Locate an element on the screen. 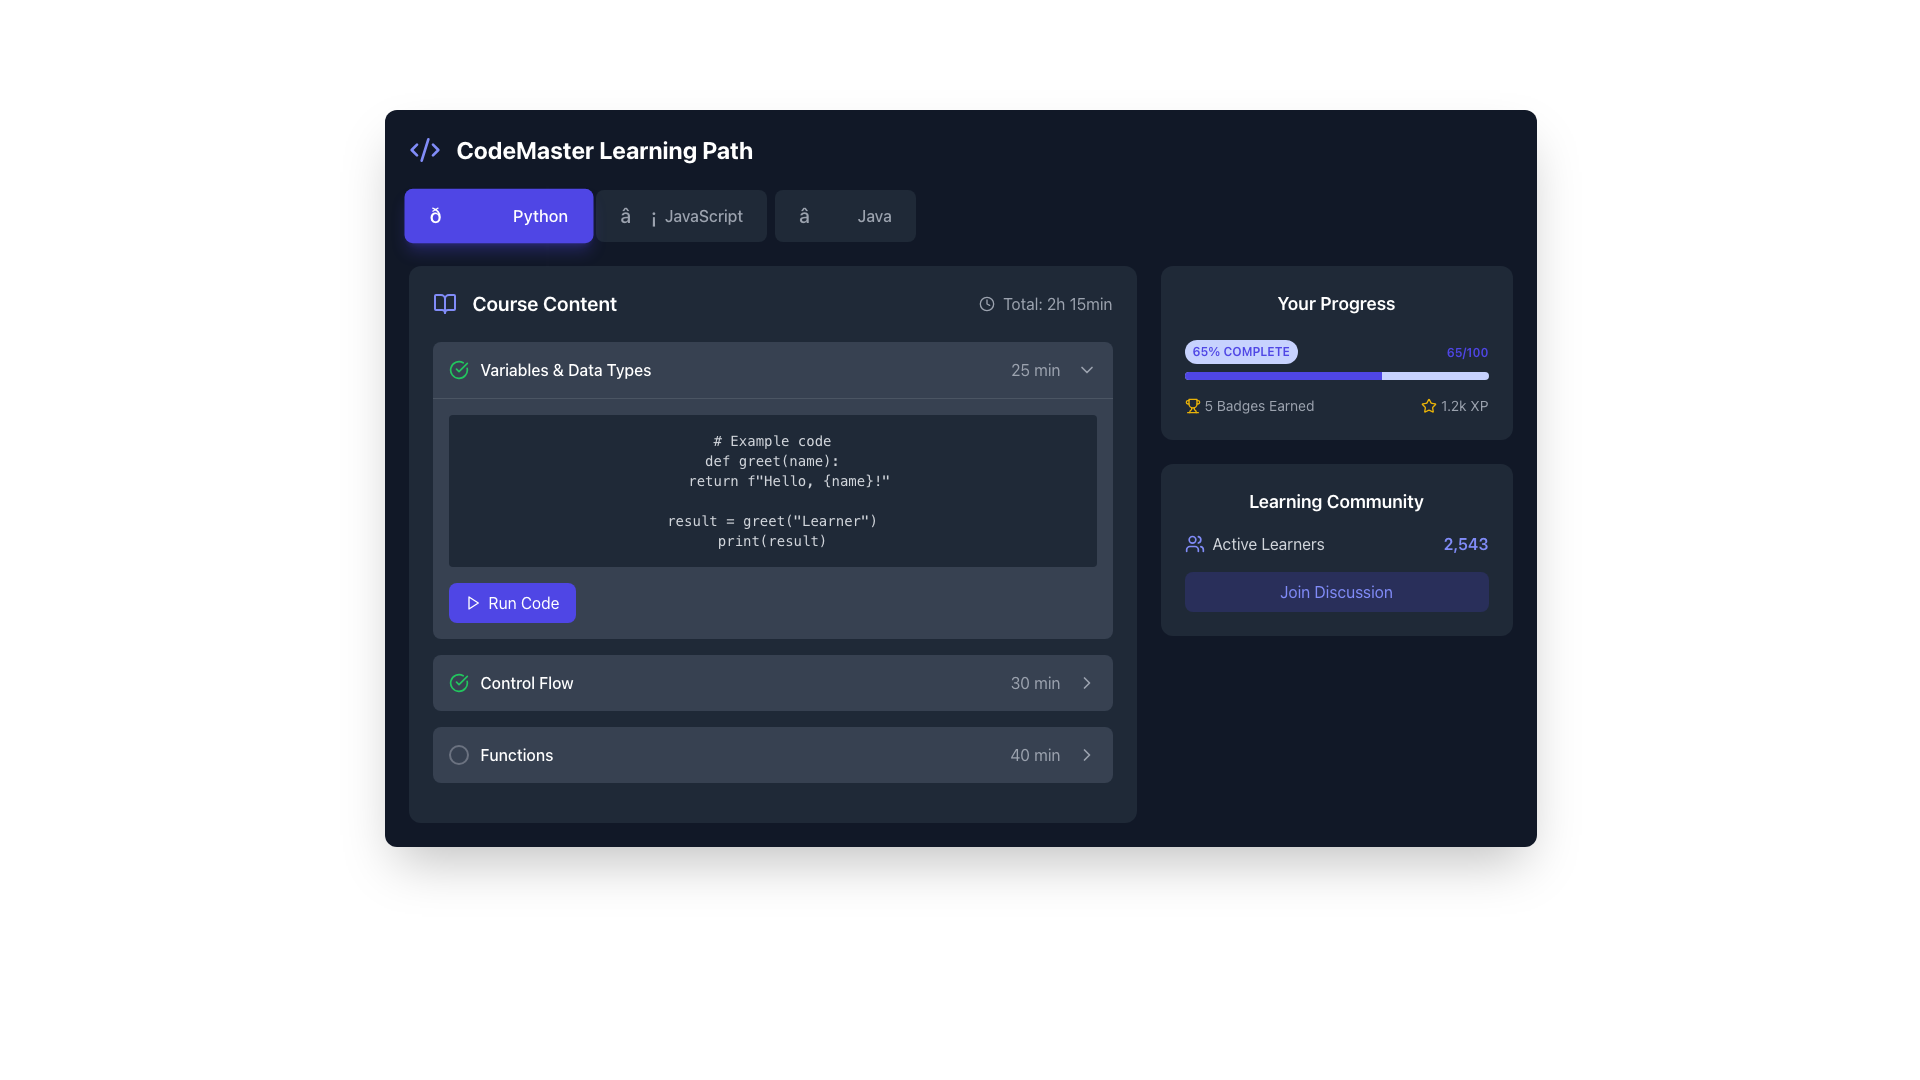 This screenshot has height=1080, width=1920. text label displaying the time duration 'Total: 2h 15min' located in the top-right corner of the 'Course Content' section, adjacent to a clock icon is located at coordinates (1056, 304).